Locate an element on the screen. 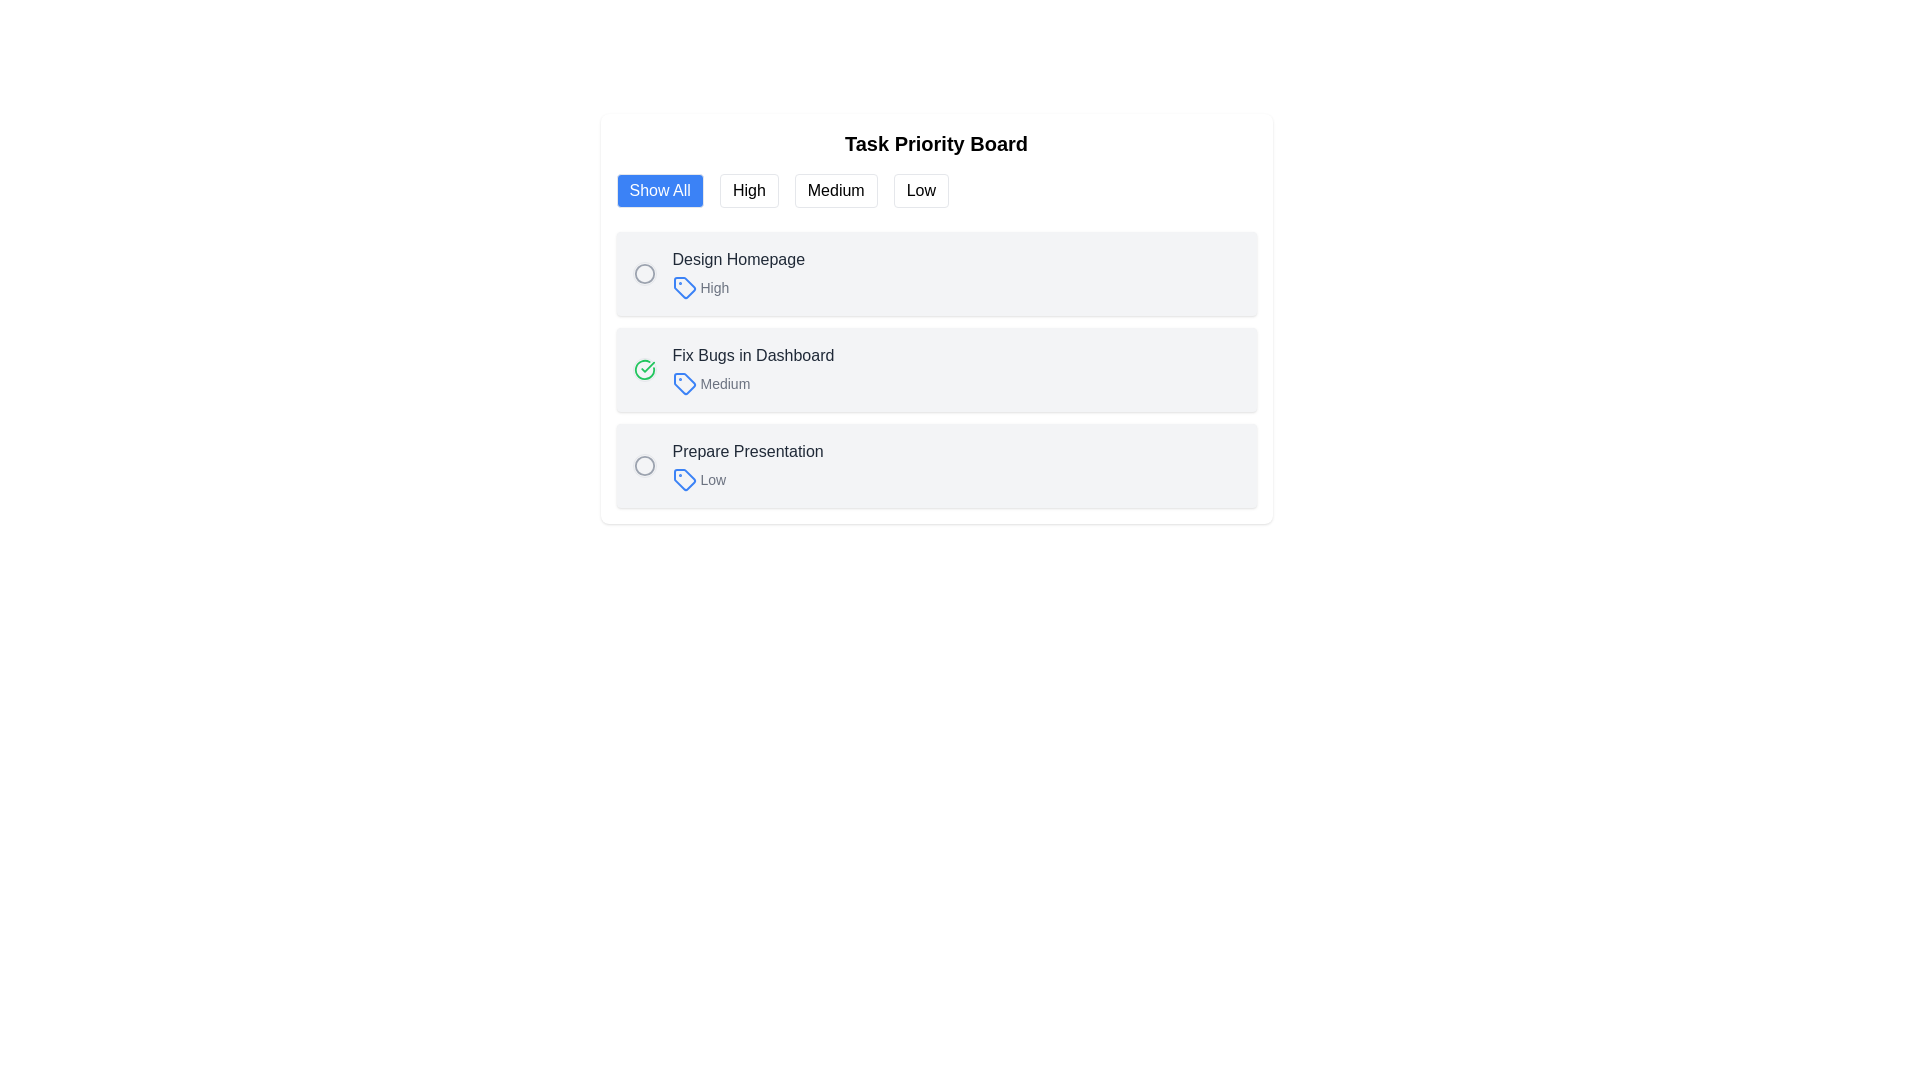  the 'Filter Control' component's toggle buttons labeled 'Show All', 'High', 'Medium', and 'Low' is located at coordinates (935, 168).